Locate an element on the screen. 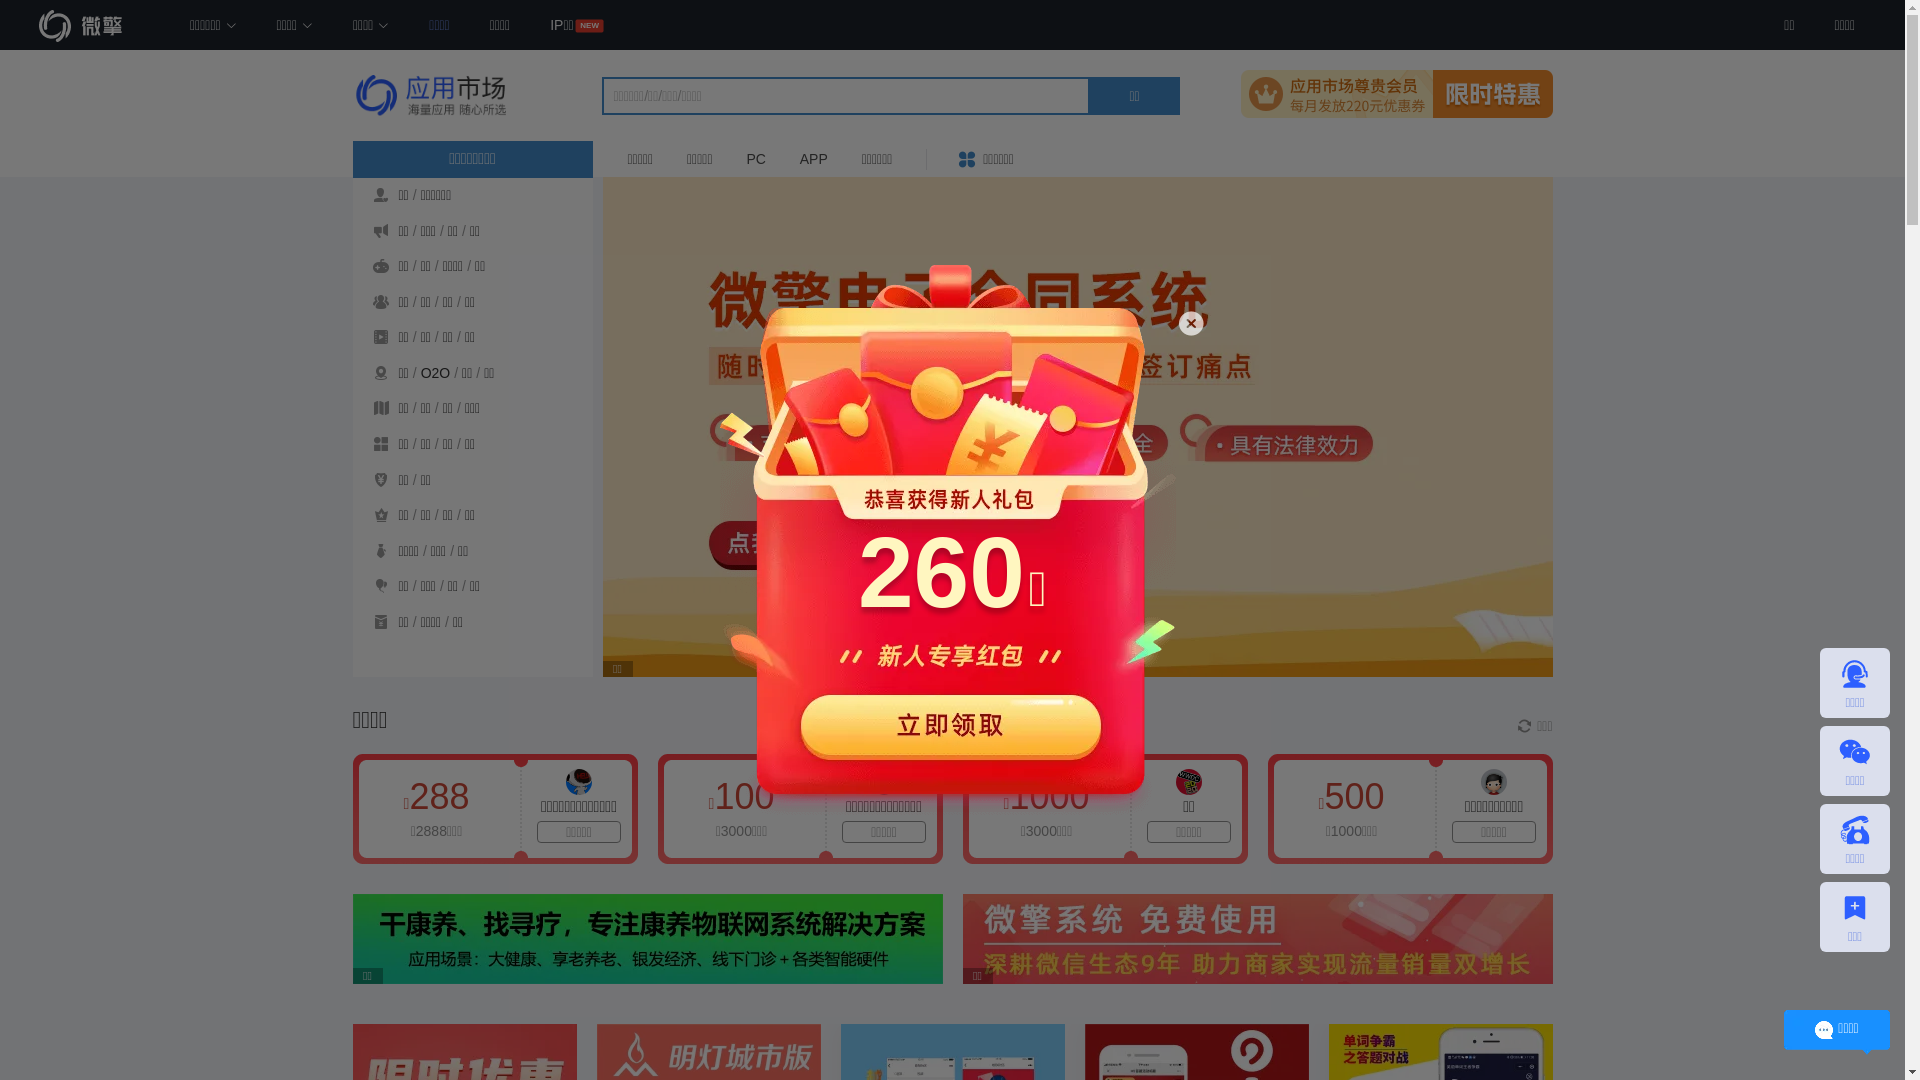  'APP' is located at coordinates (814, 157).